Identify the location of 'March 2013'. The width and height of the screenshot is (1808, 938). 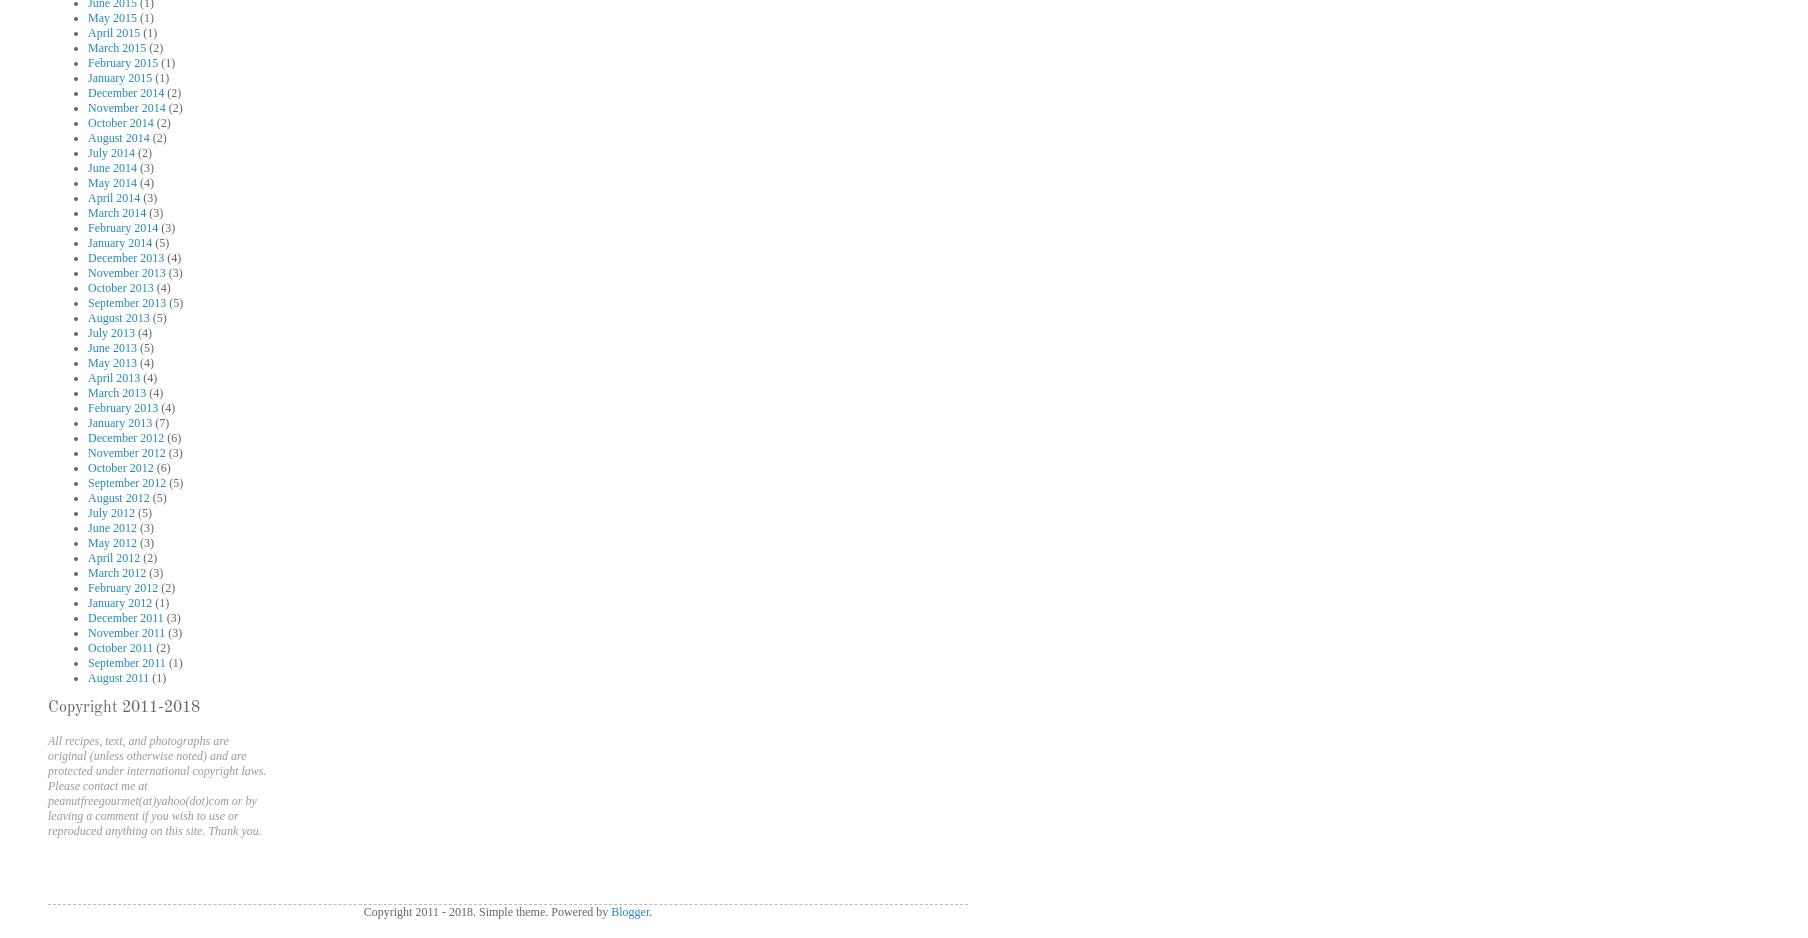
(87, 392).